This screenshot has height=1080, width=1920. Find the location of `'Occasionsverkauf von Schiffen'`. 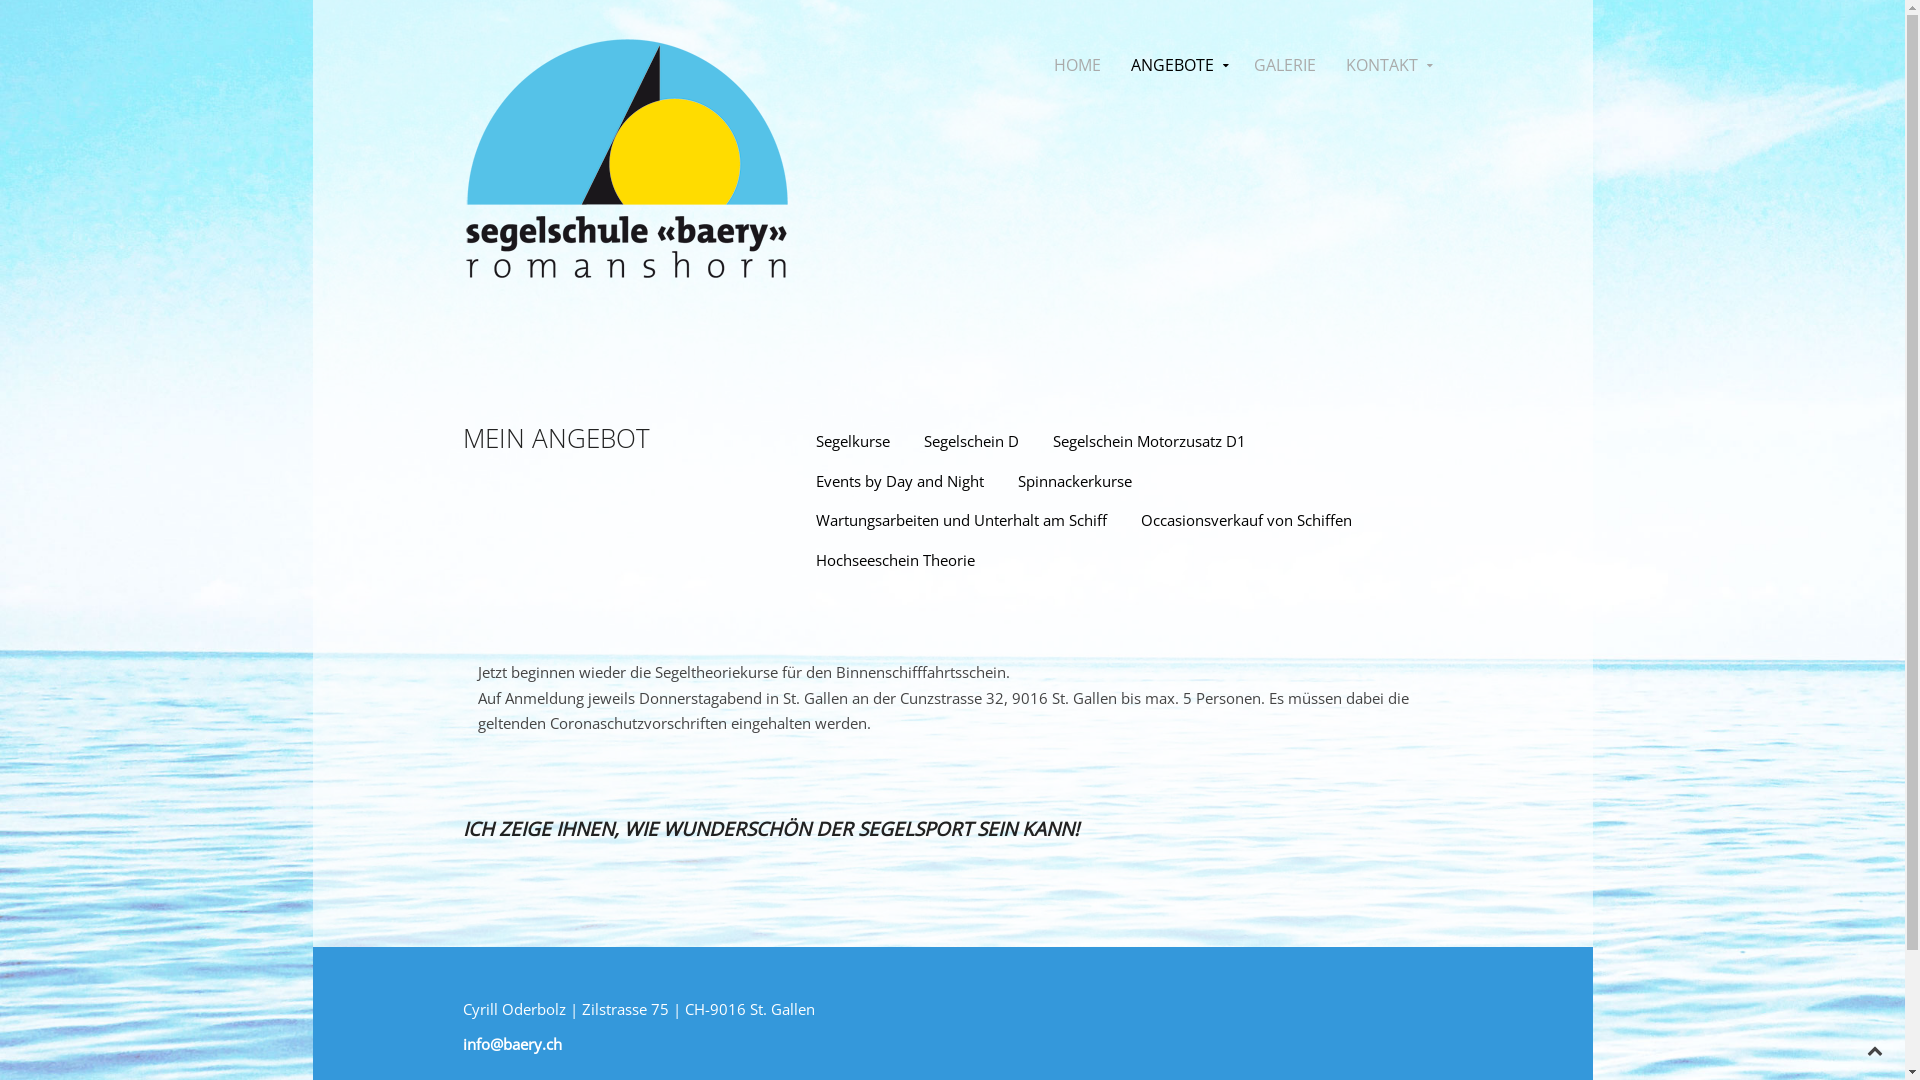

'Occasionsverkauf von Schiffen' is located at coordinates (1245, 519).